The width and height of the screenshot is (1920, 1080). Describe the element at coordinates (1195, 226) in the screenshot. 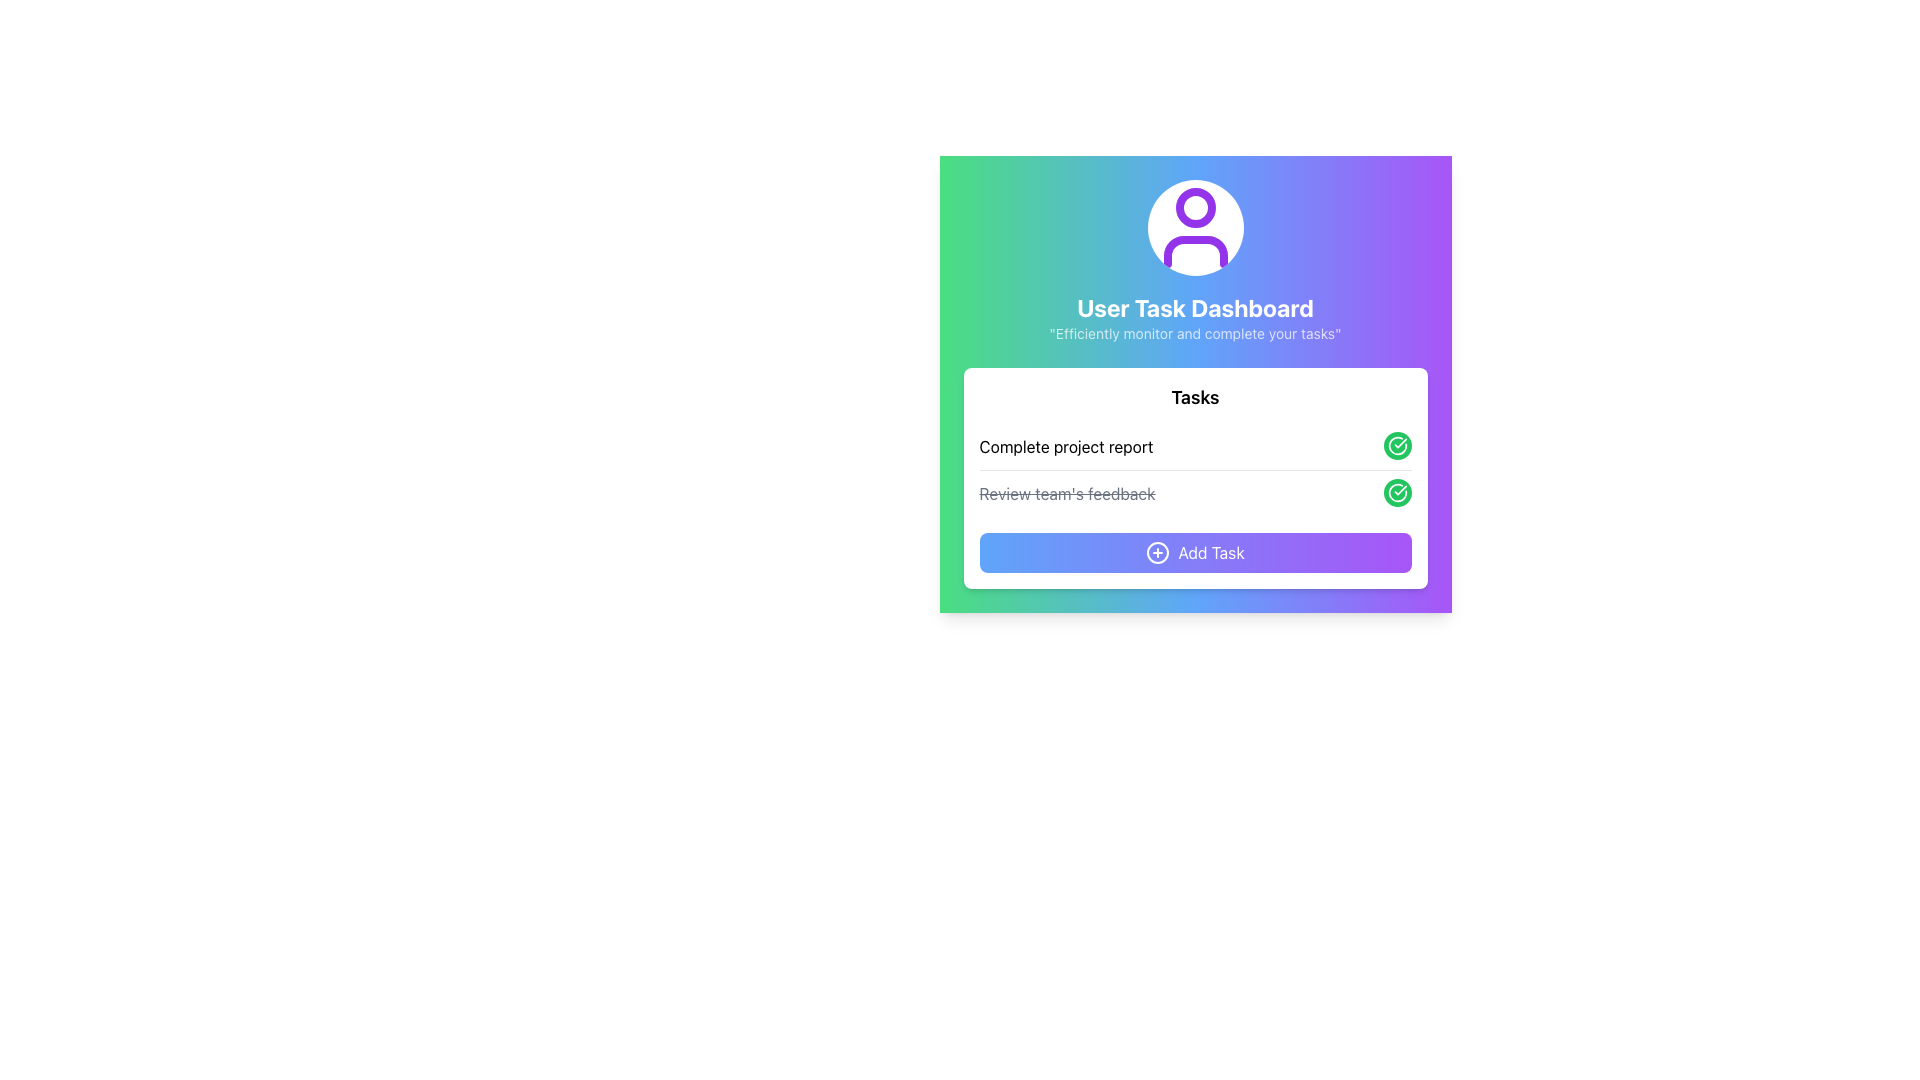

I see `the circular user icon with a purple outline, located at the top of the panel below the gradient header, centered above the 'User Task Dashboard' title` at that location.